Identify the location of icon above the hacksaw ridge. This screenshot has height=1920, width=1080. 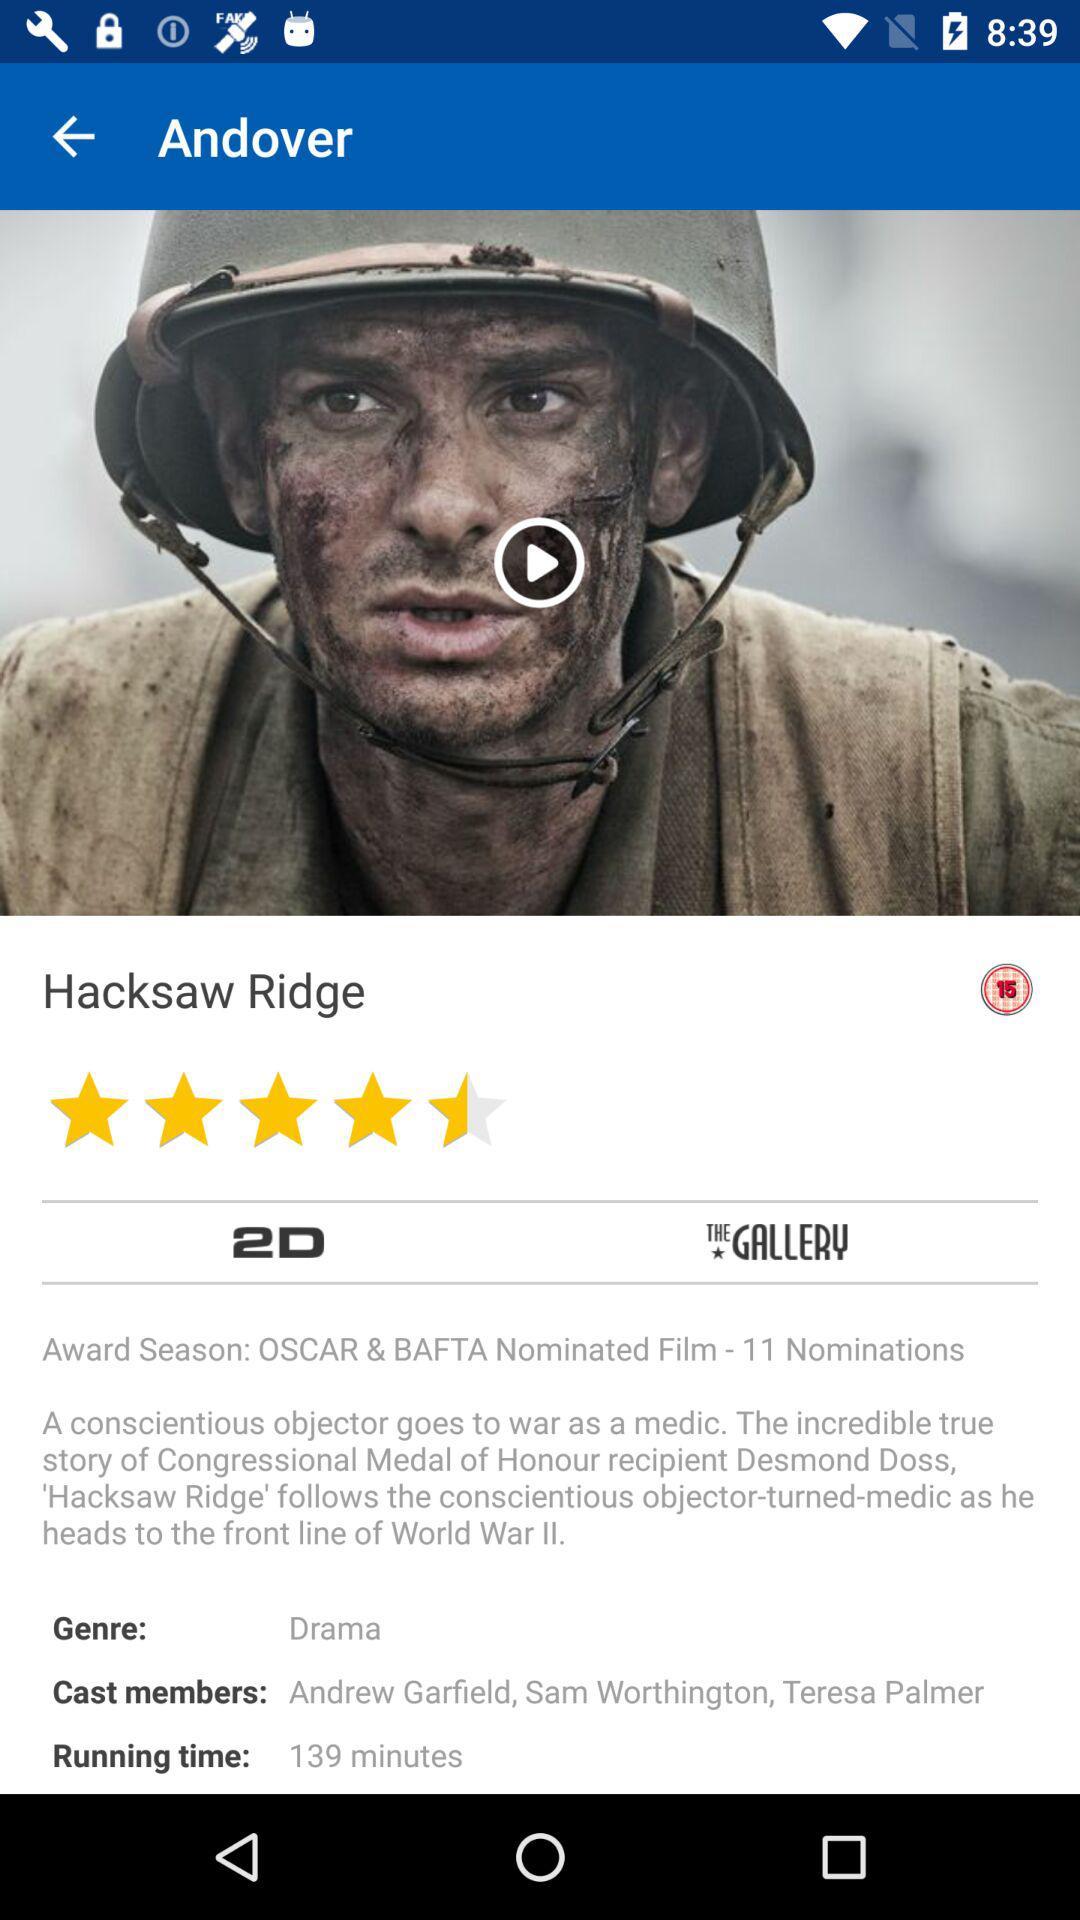
(538, 561).